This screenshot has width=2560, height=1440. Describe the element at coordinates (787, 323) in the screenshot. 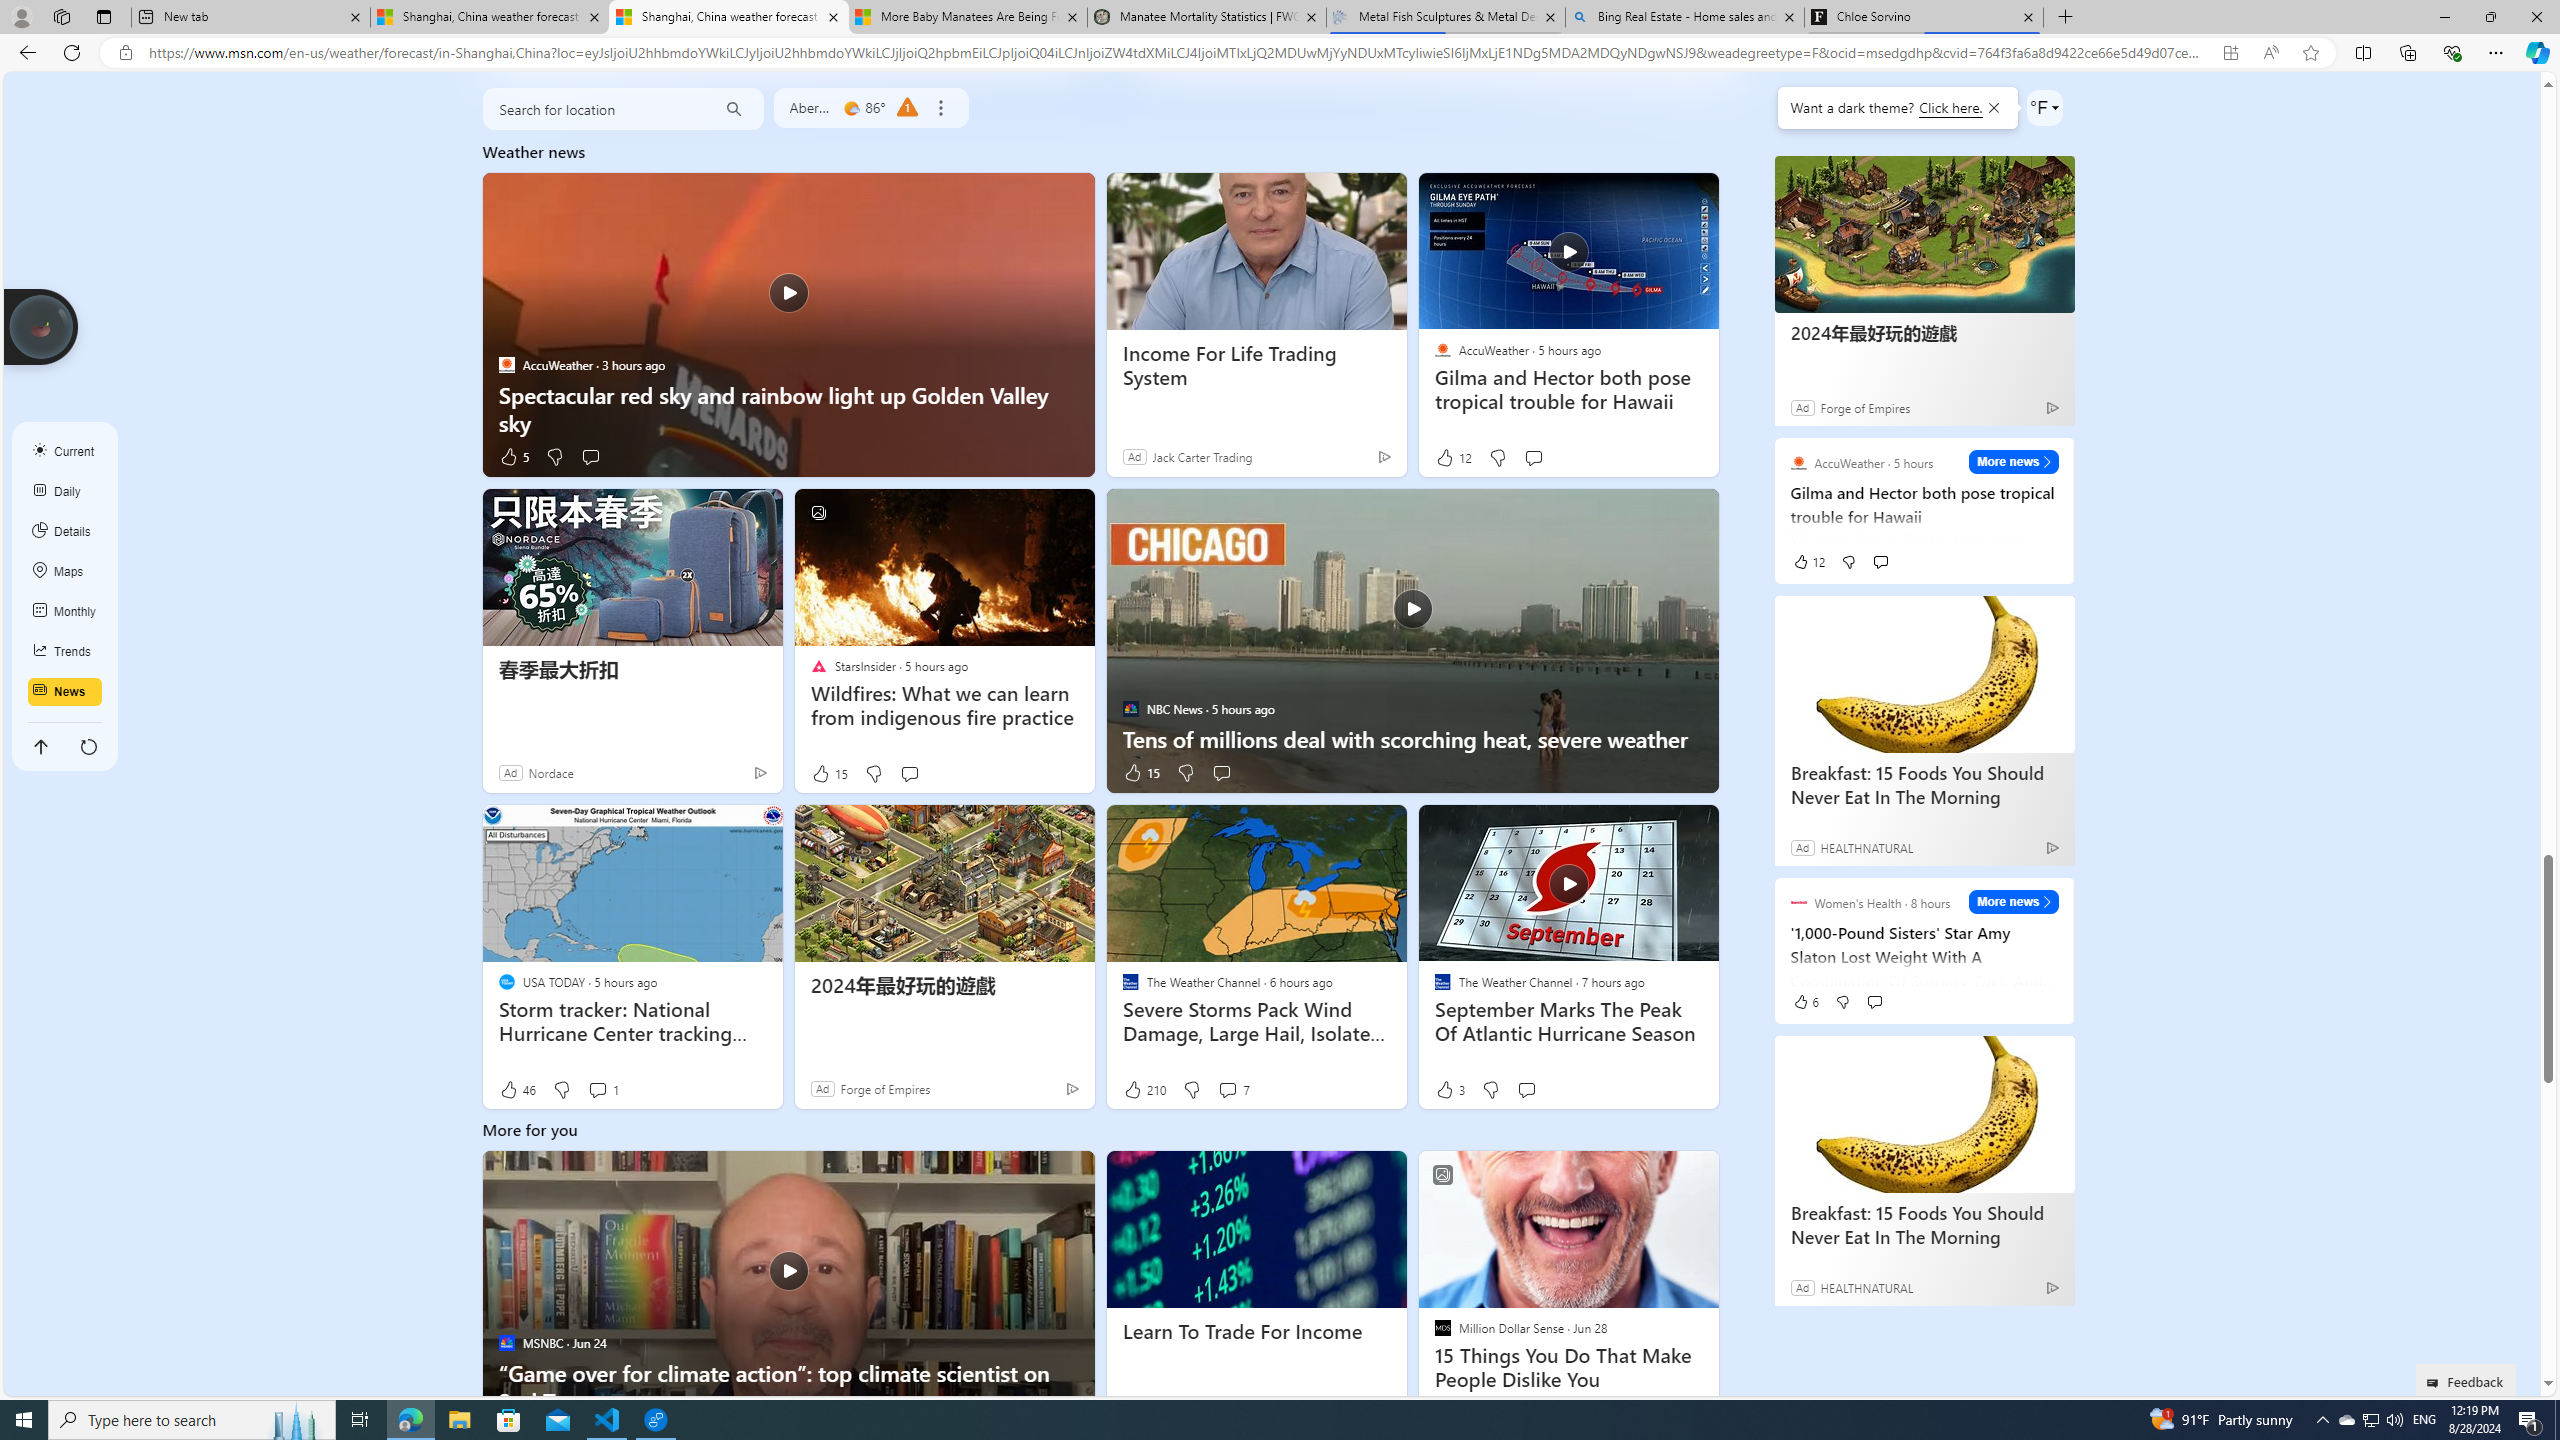

I see `'Spectacular red sky and rainbow light up Golden Valley sky'` at that location.